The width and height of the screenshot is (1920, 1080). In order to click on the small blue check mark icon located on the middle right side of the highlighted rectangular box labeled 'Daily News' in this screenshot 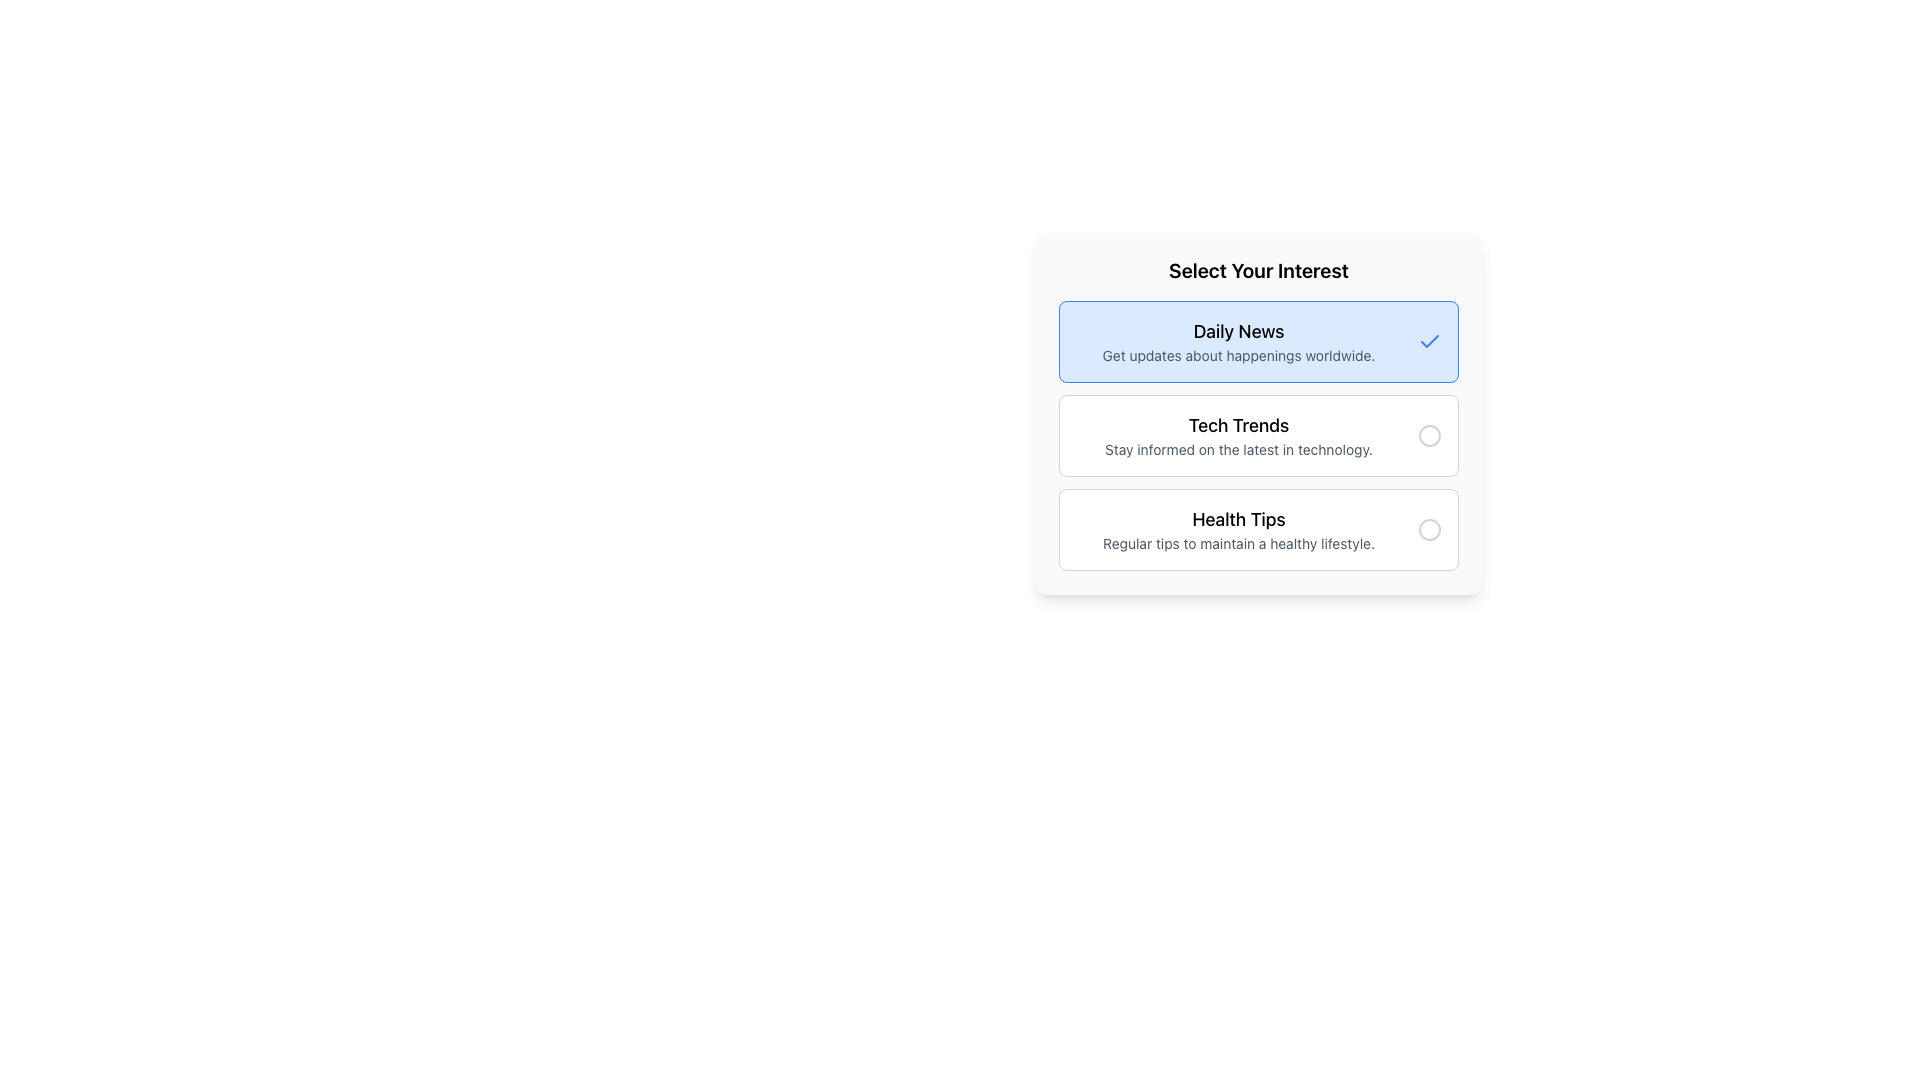, I will do `click(1429, 341)`.